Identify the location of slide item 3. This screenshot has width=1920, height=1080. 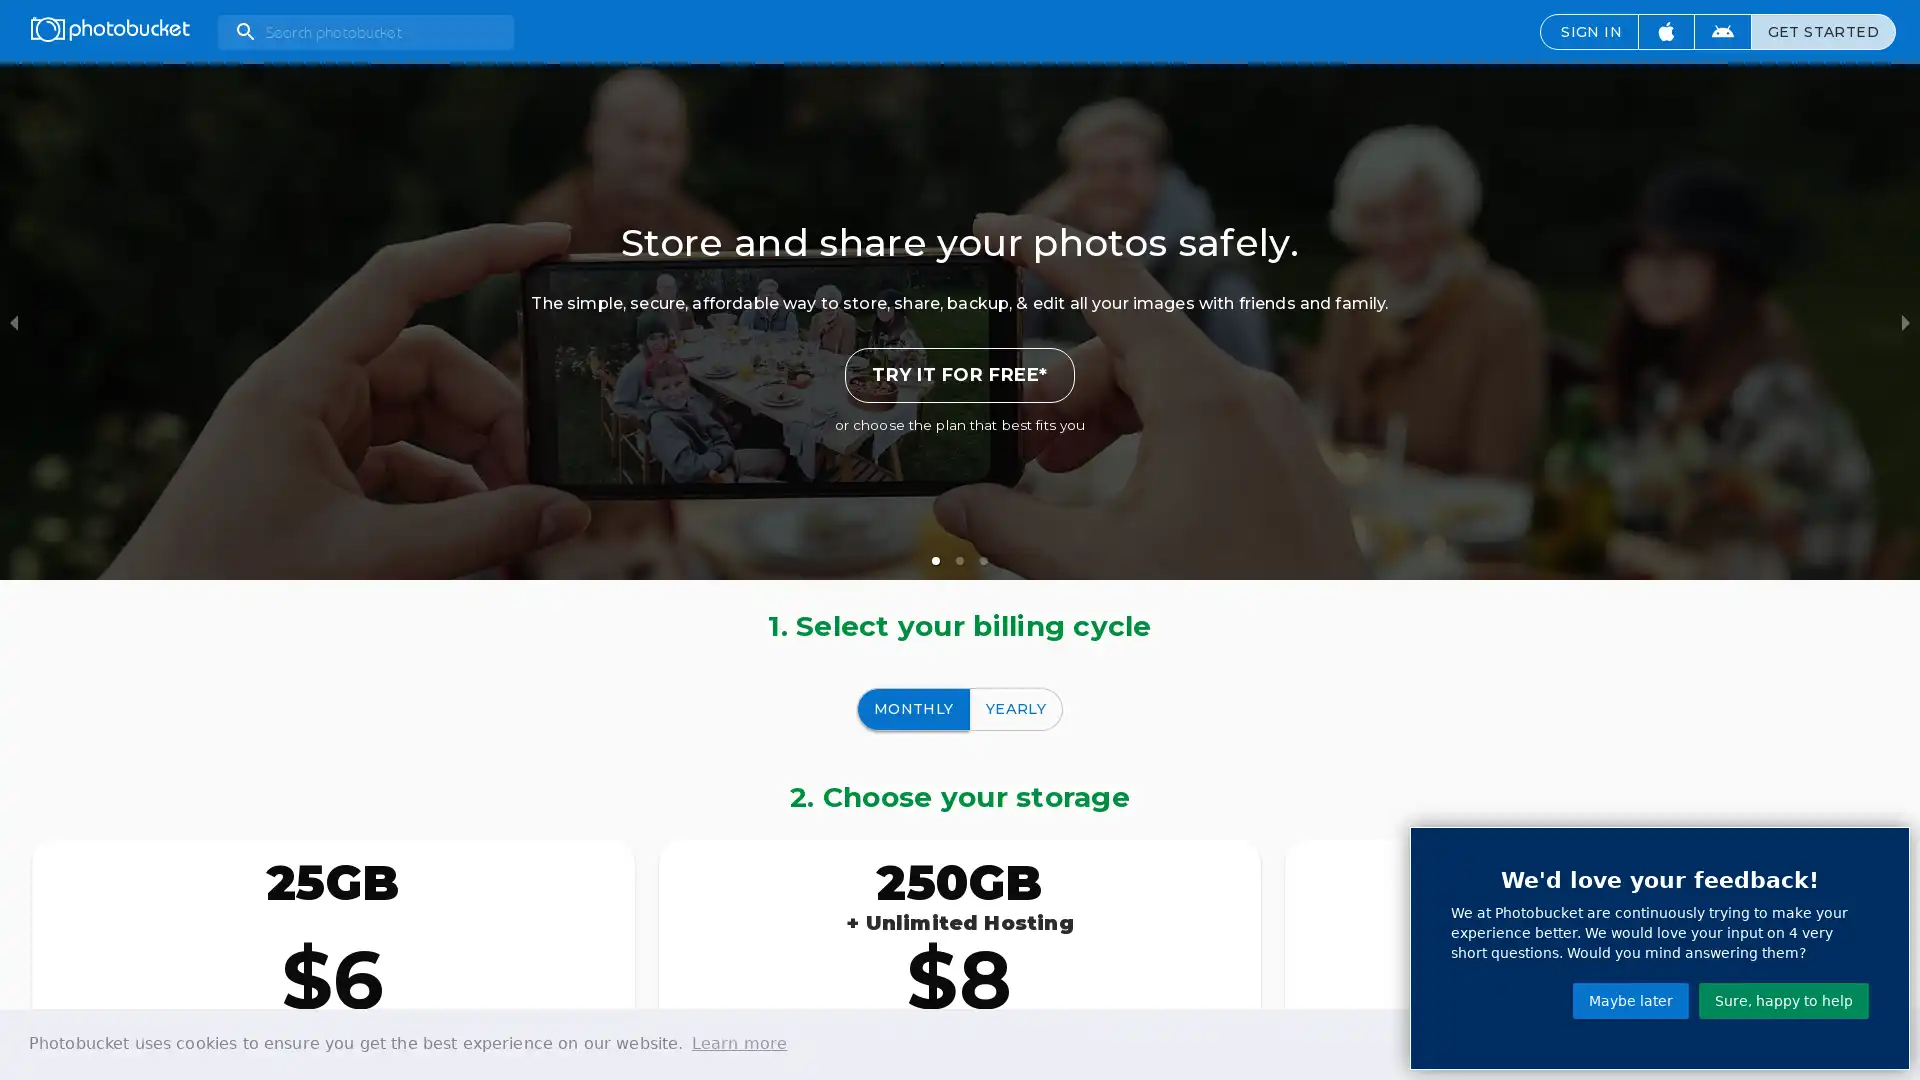
(983, 559).